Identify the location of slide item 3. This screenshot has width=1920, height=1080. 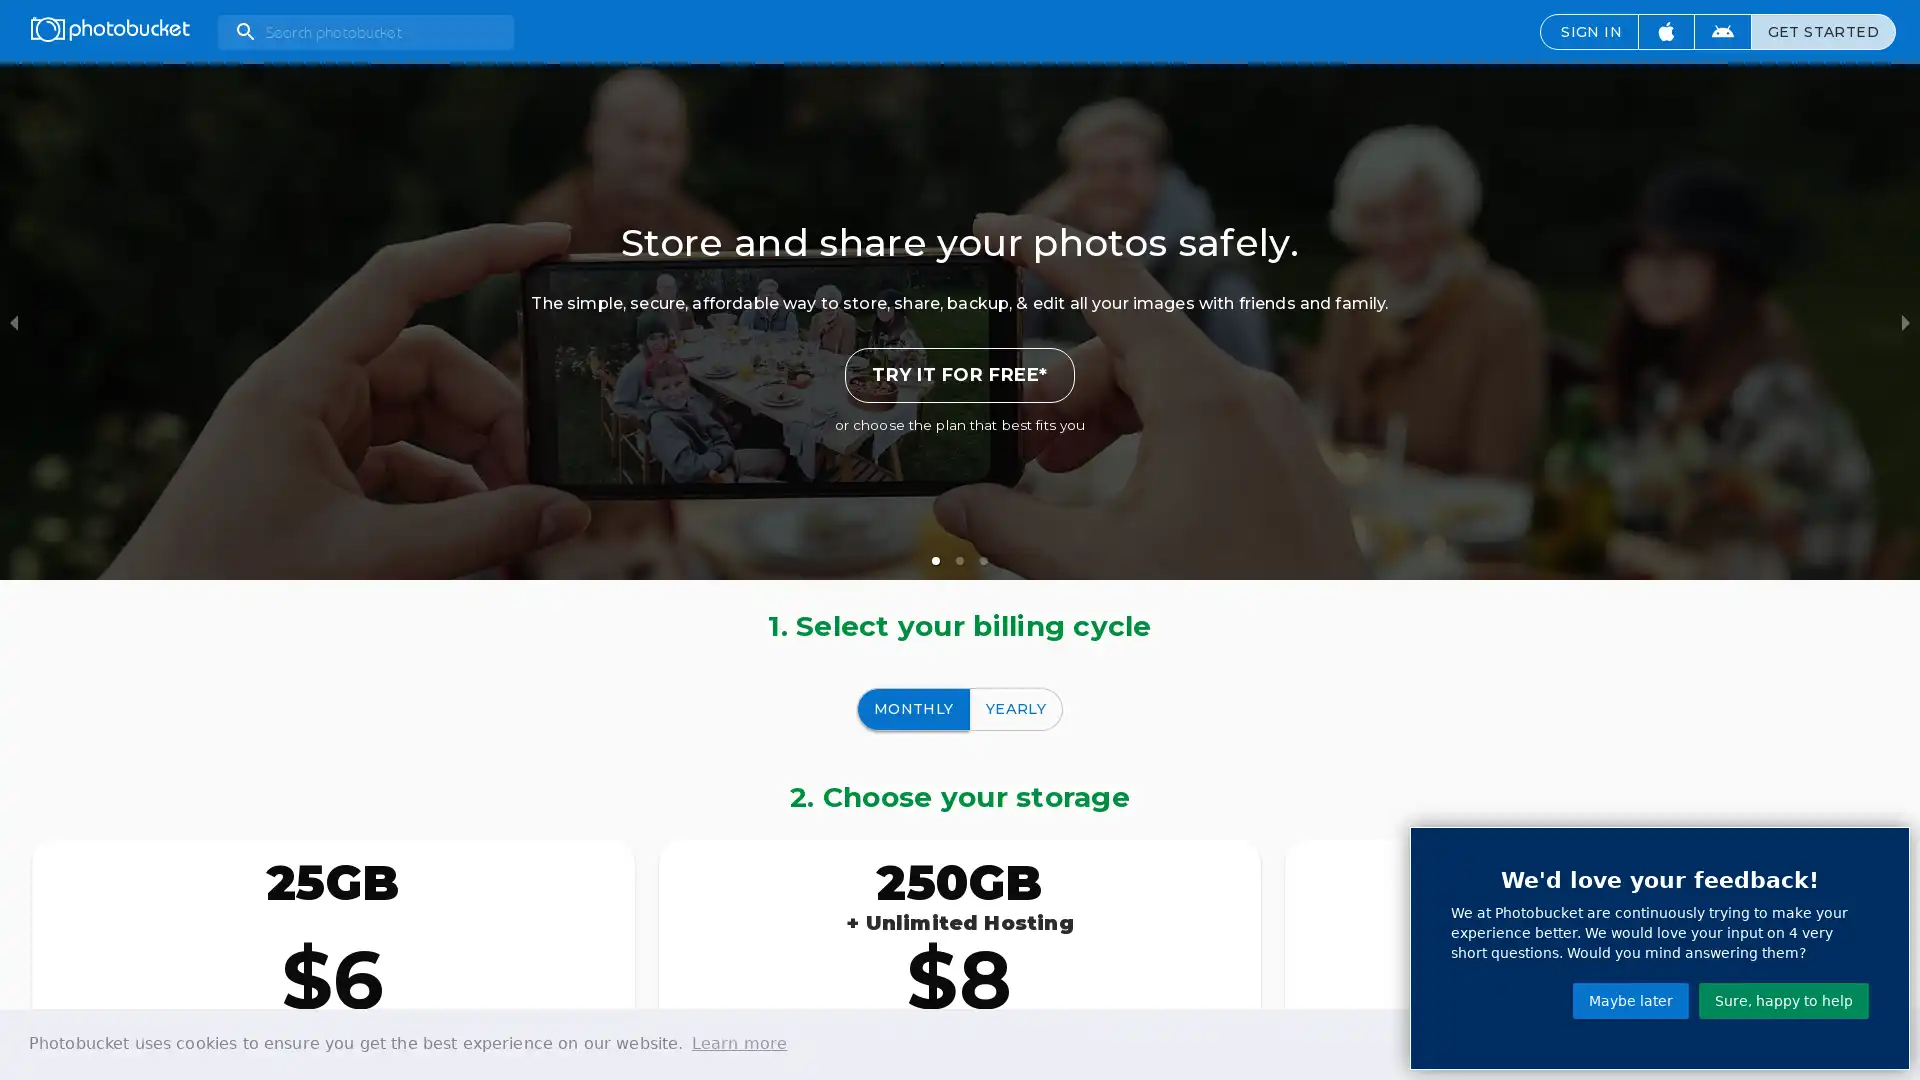
(983, 559).